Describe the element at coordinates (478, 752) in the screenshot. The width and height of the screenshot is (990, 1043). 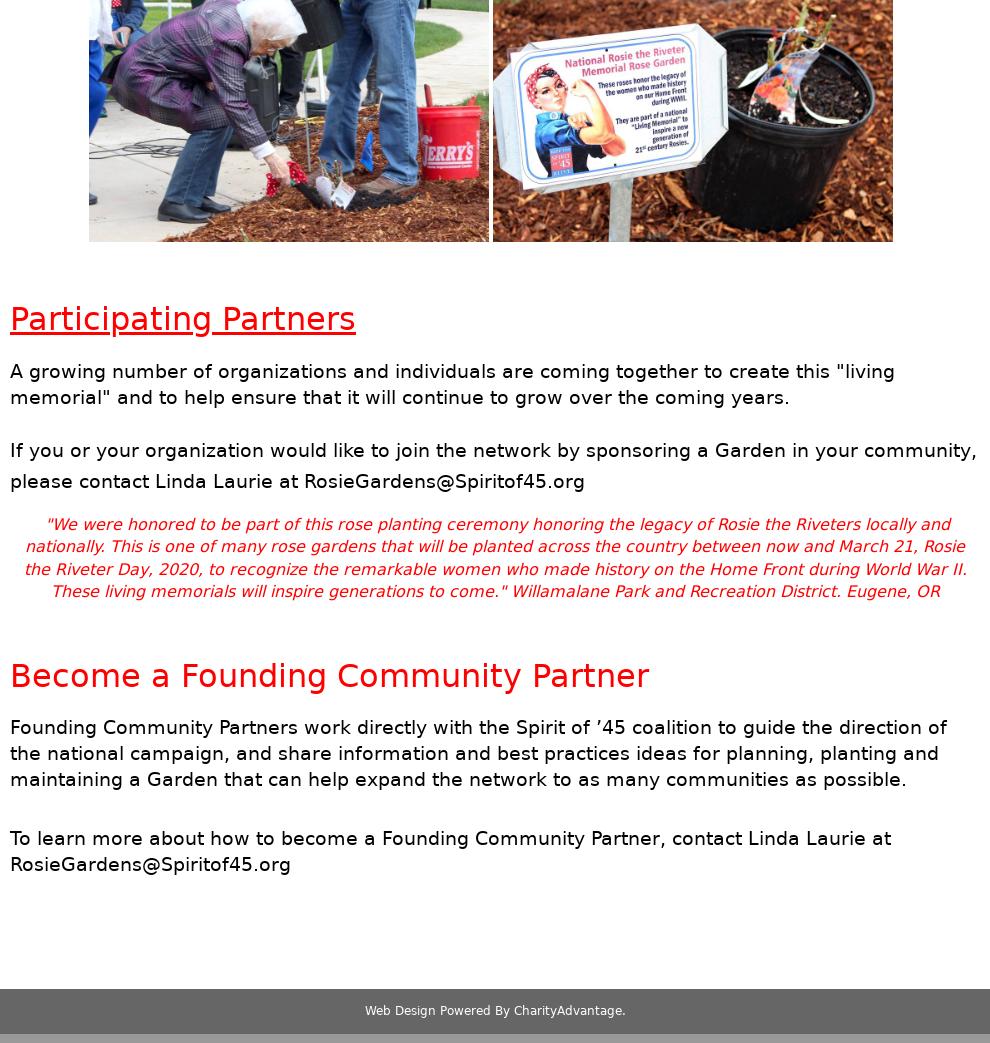
I see `'Founding Community Partners work directly with the Spirit of ’45 coalition to guide the direction of the national campaign, and share information and best practices ideas for planning, planting and maintaining a Garden that can help expand the network to as many communities as possible.'` at that location.